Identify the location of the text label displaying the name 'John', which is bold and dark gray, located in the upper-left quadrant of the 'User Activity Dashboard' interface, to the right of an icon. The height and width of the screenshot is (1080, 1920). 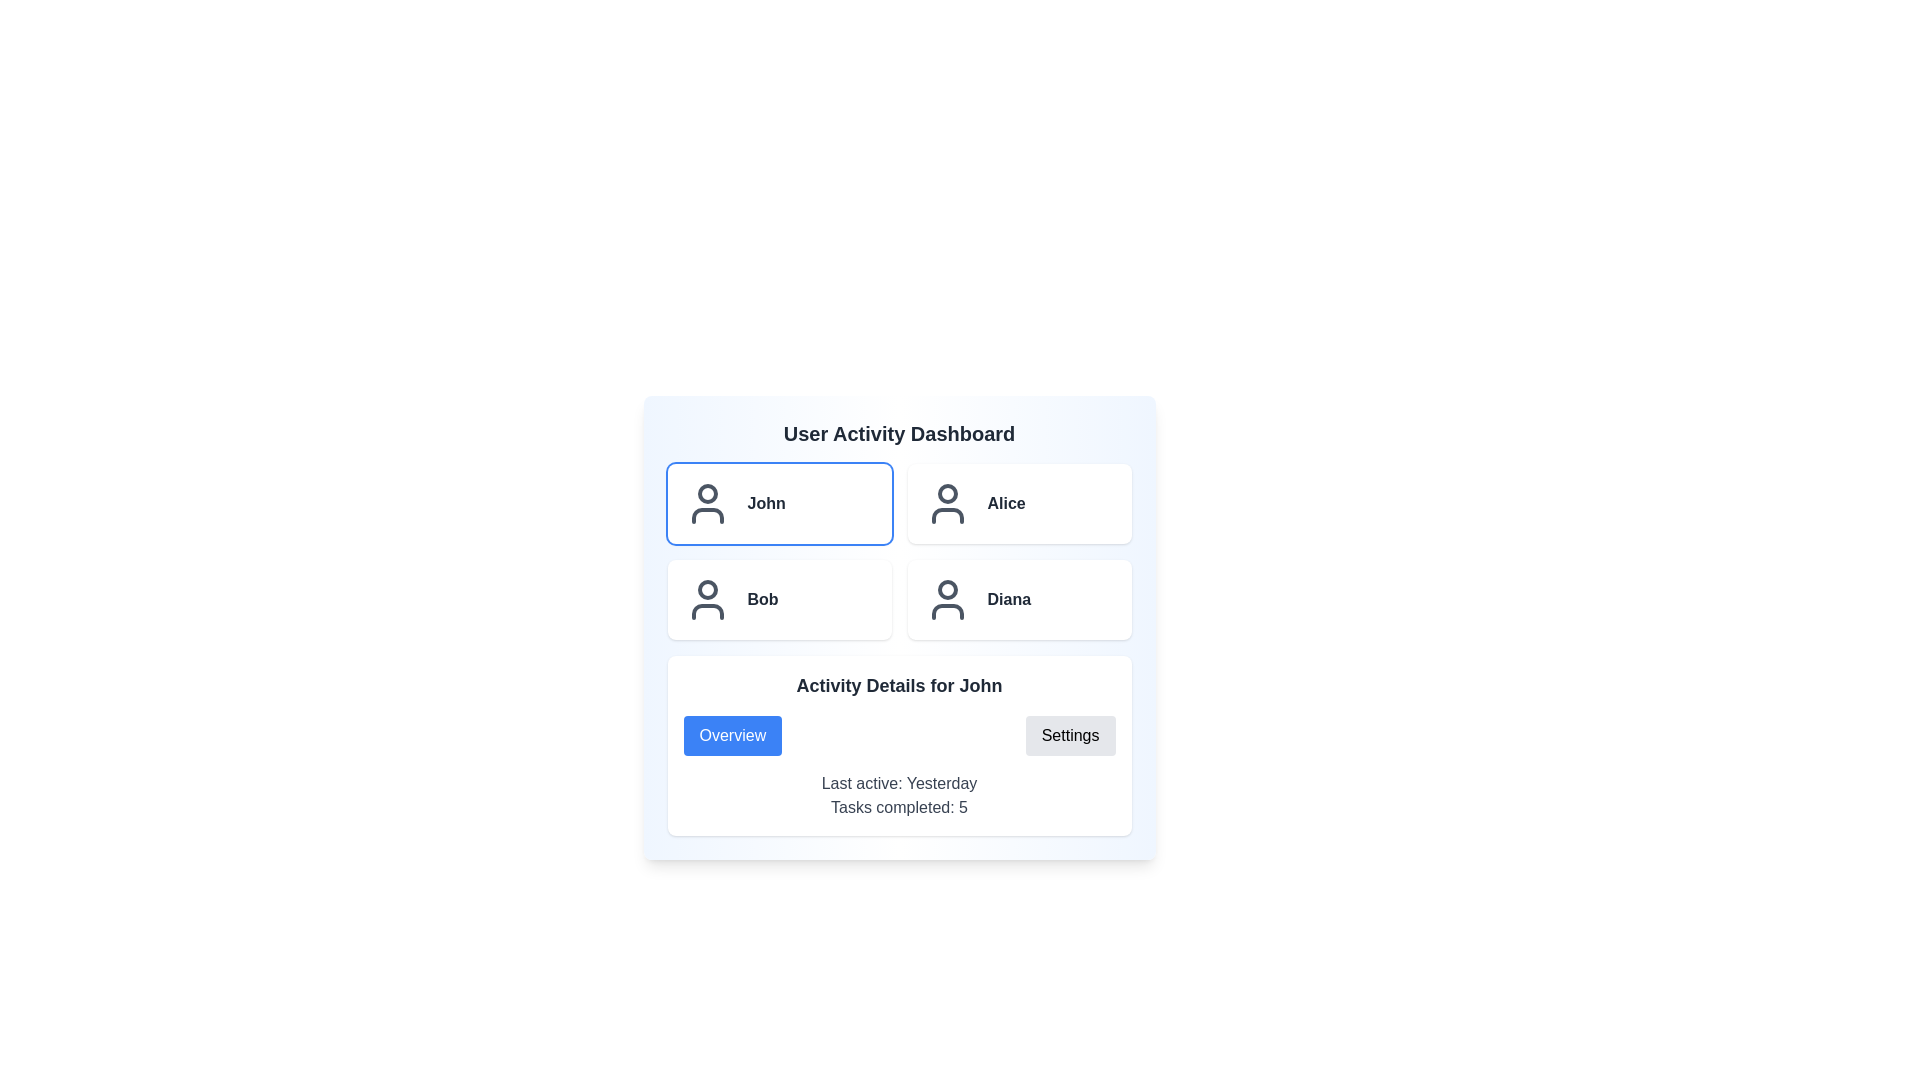
(765, 503).